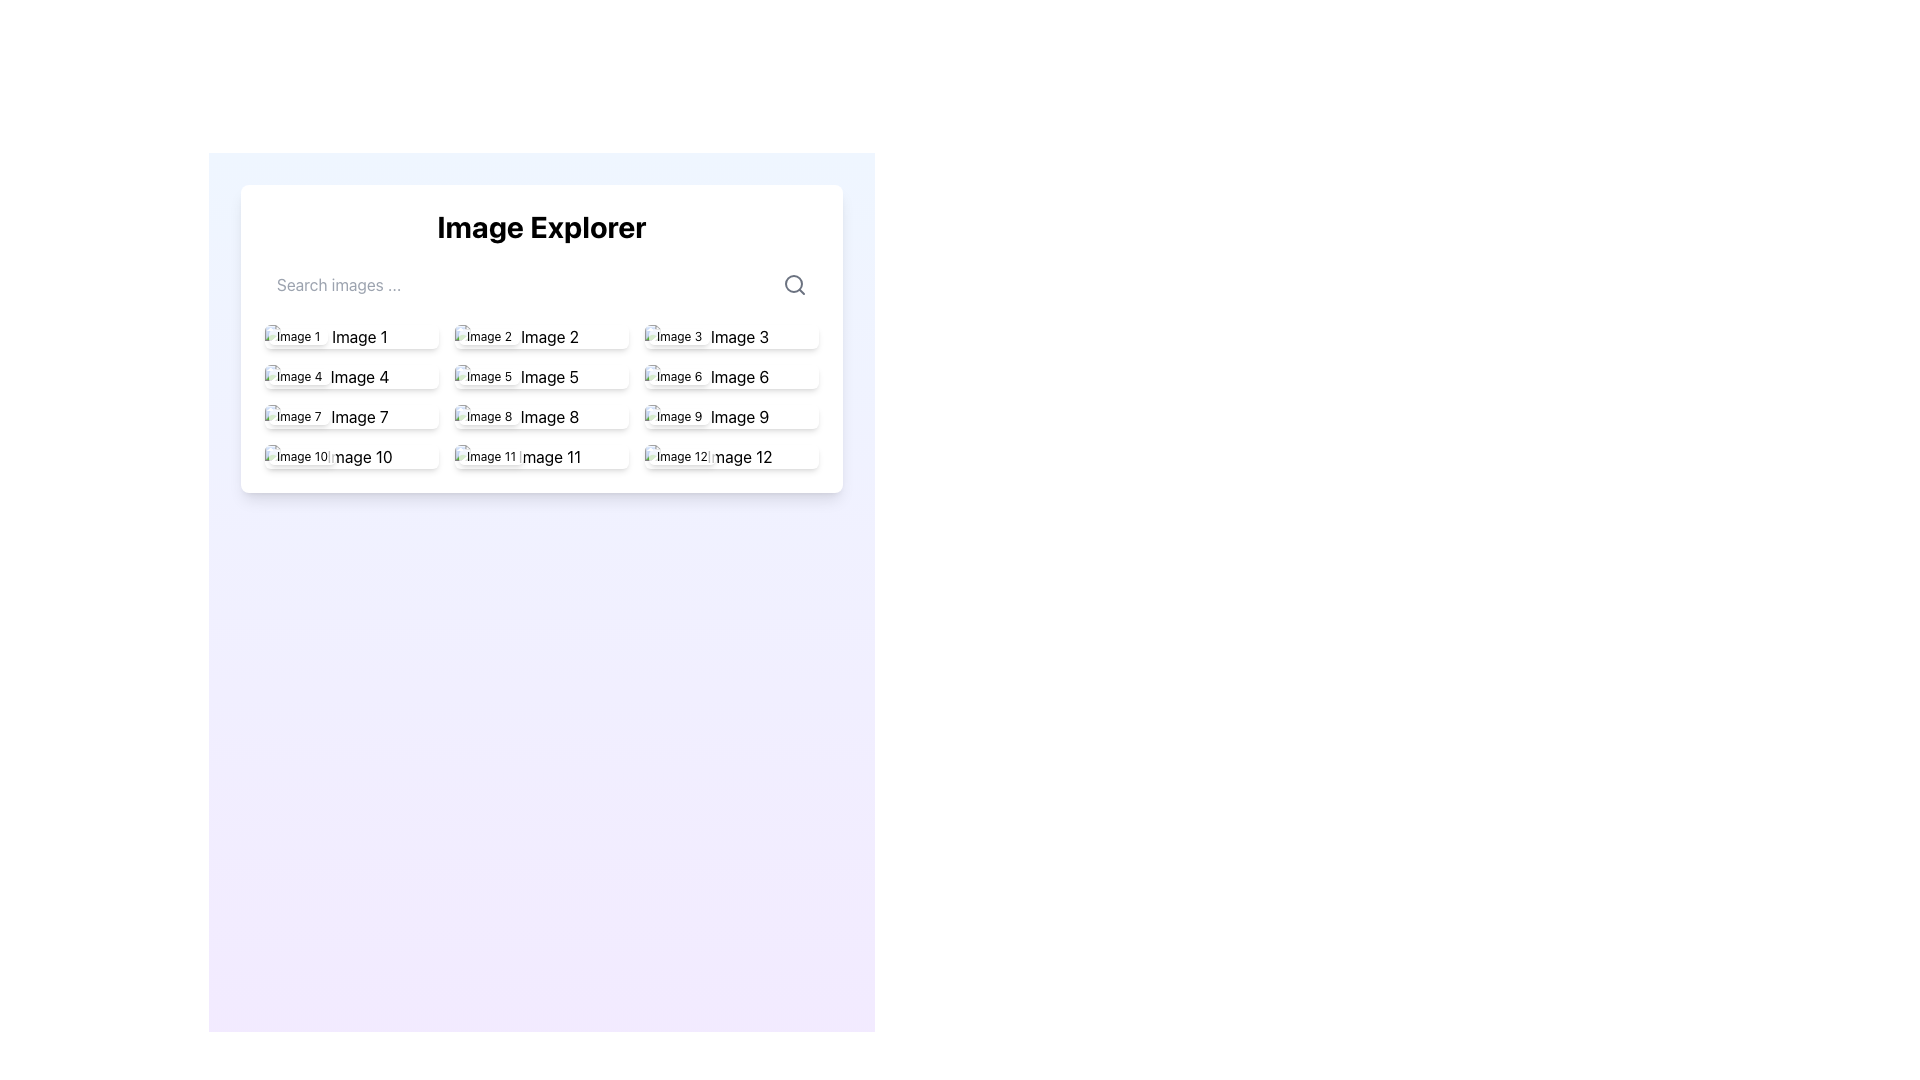 Image resolution: width=1920 pixels, height=1080 pixels. I want to click on the thumbnail labeled 'Image 8', so click(542, 415).